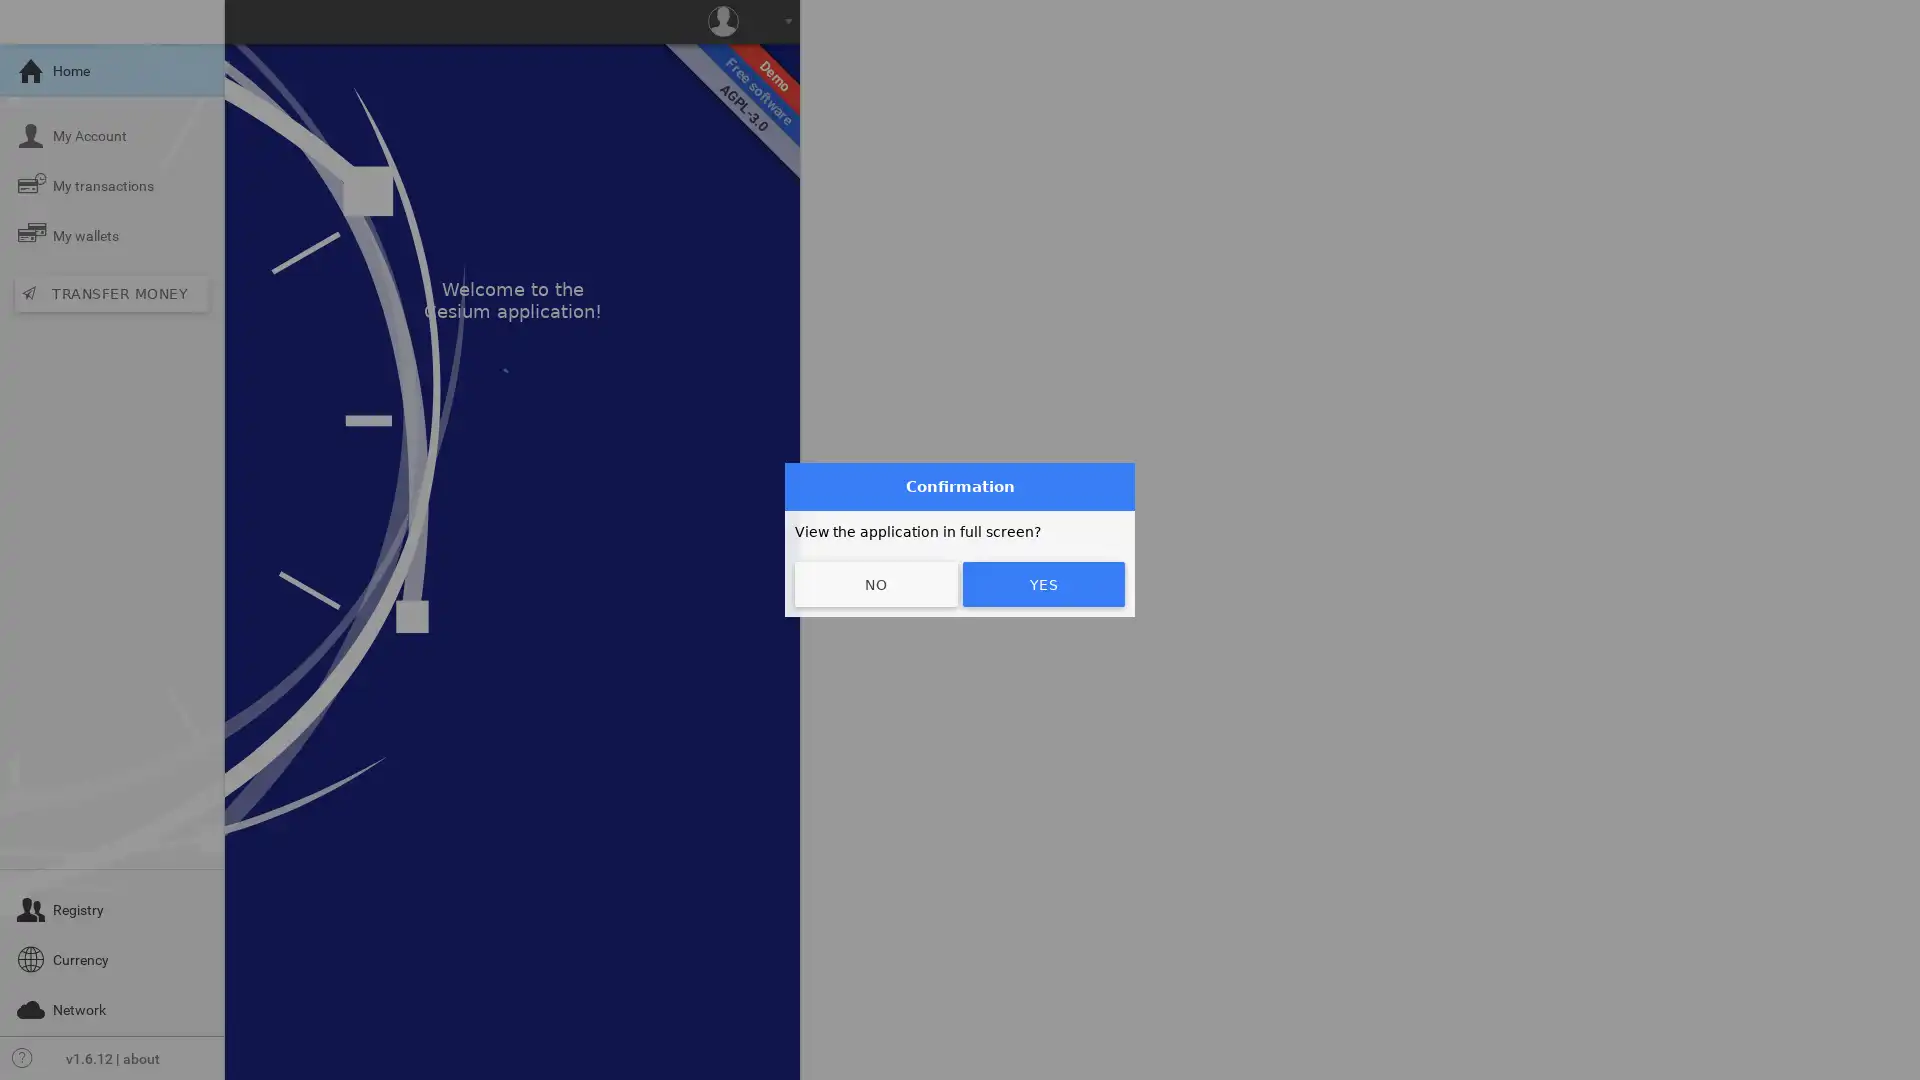 The height and width of the screenshot is (1080, 1920). I want to click on YES, so click(1042, 584).